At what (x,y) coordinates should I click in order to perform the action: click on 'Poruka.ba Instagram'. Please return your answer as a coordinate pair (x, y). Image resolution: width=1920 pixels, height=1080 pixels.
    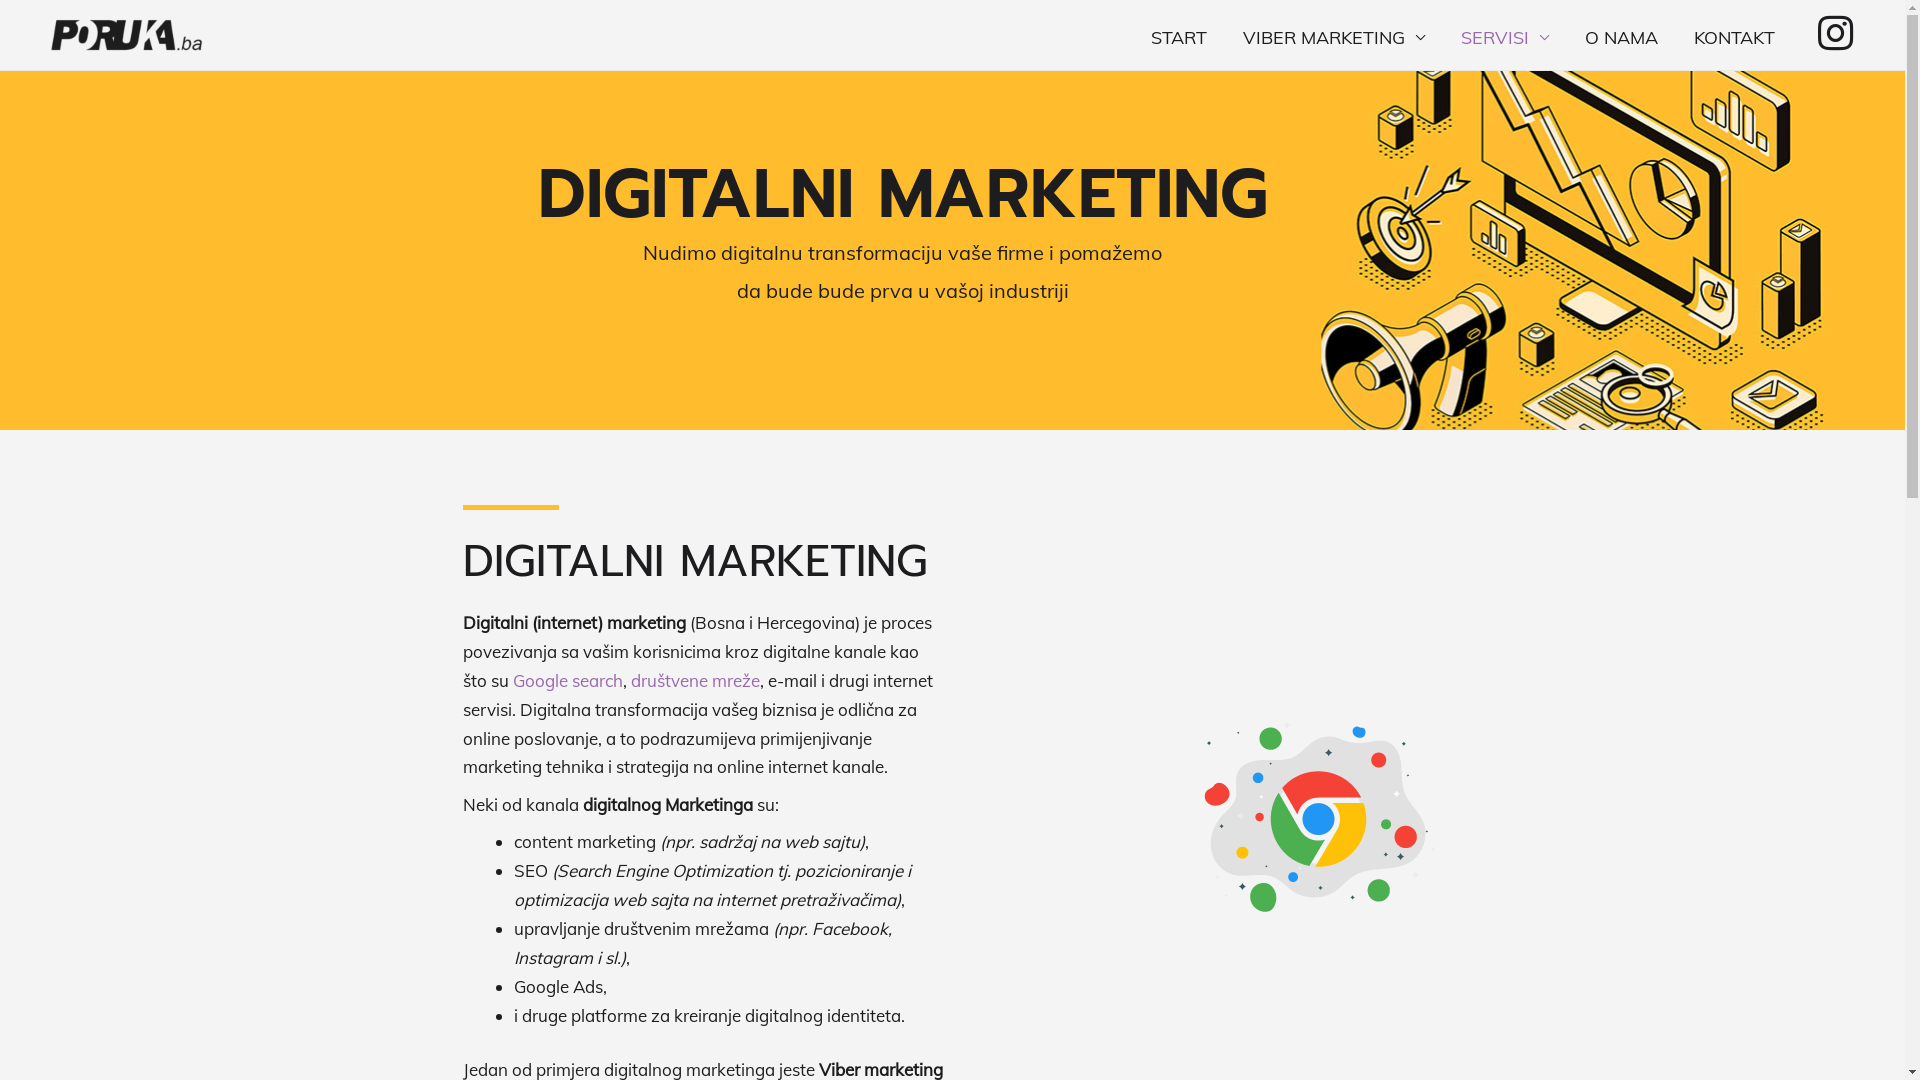
    Looking at the image, I should click on (1835, 33).